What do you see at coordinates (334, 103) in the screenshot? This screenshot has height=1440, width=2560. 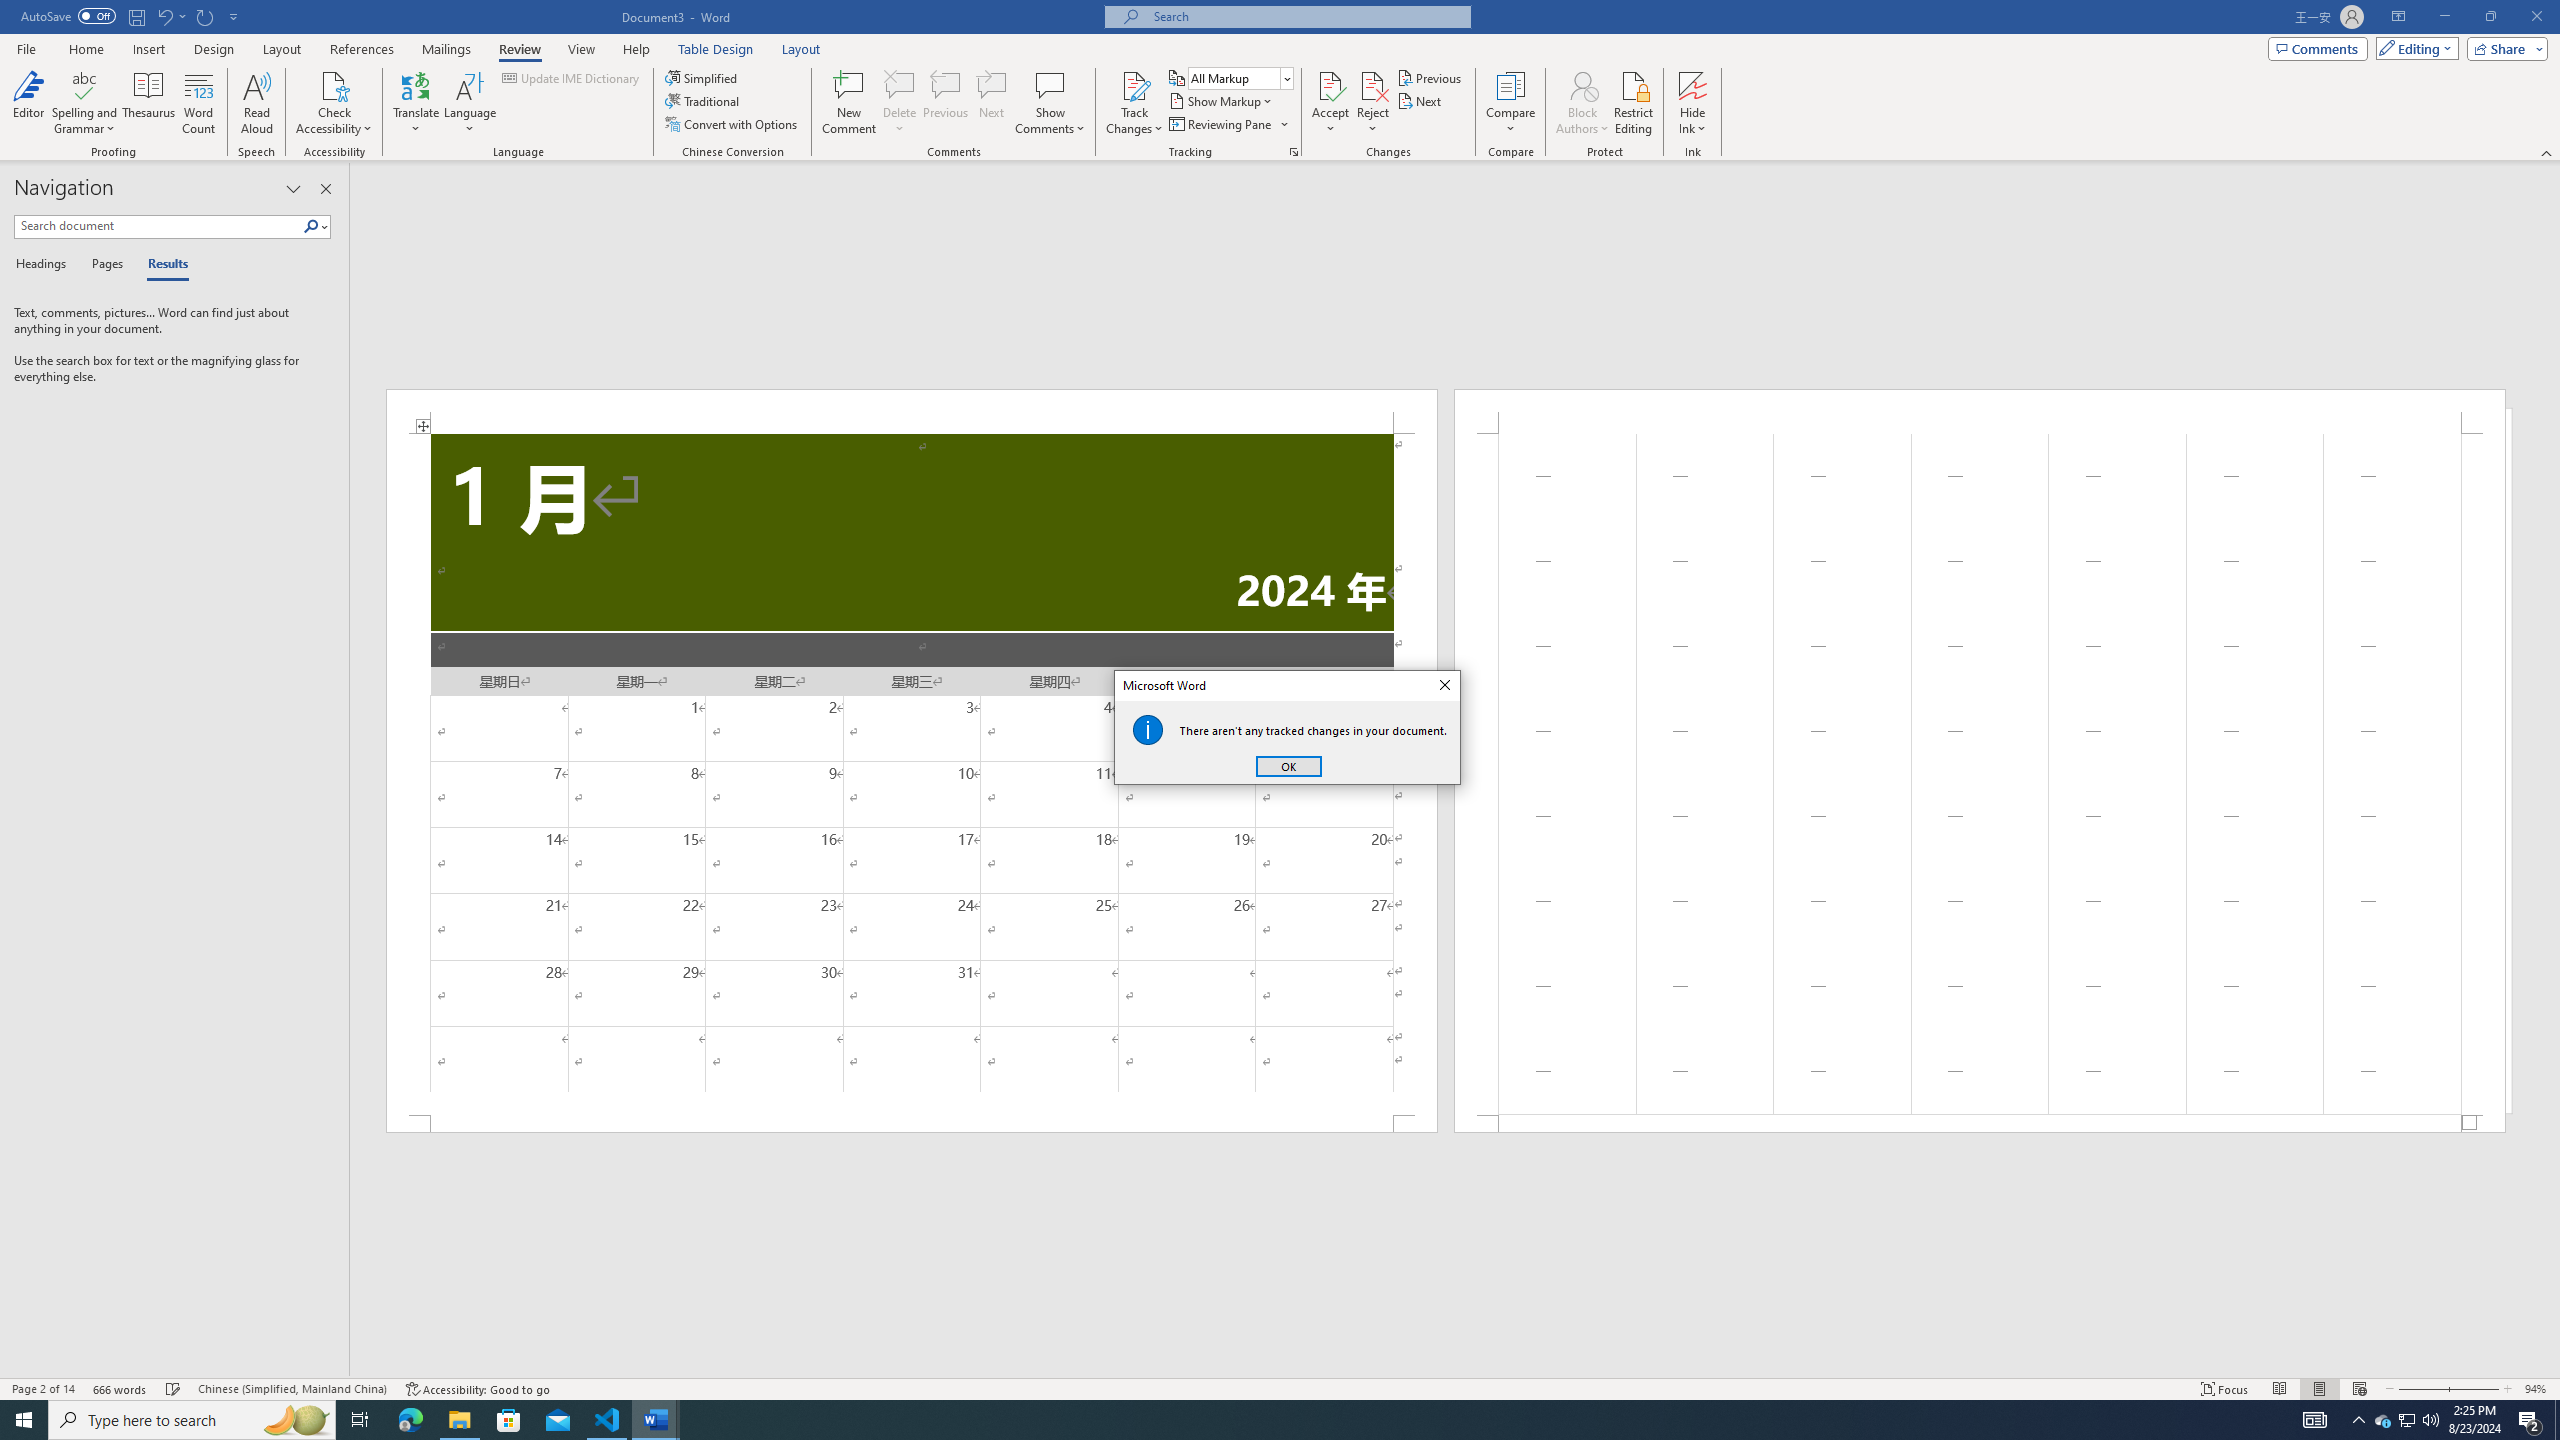 I see `'Check Accessibility'` at bounding box center [334, 103].